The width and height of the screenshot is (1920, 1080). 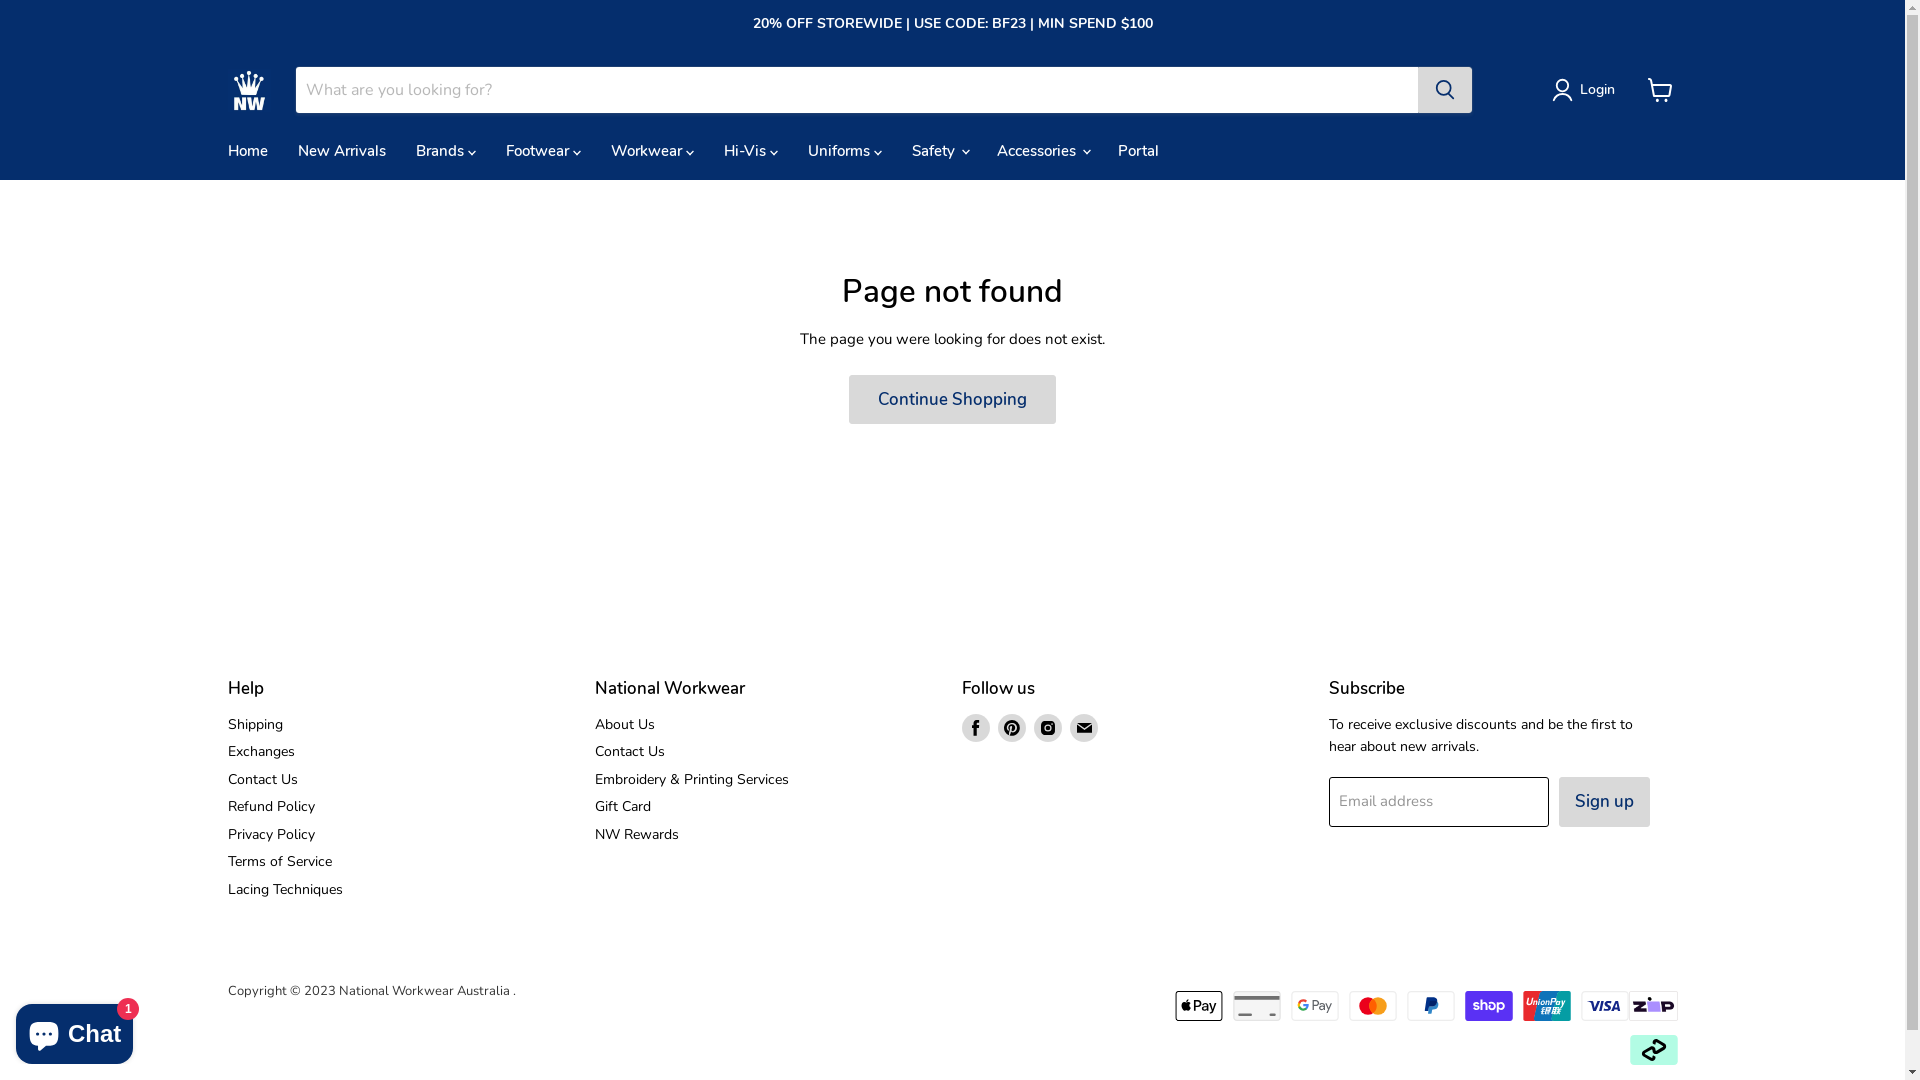 What do you see at coordinates (260, 751) in the screenshot?
I see `'Exchanges'` at bounding box center [260, 751].